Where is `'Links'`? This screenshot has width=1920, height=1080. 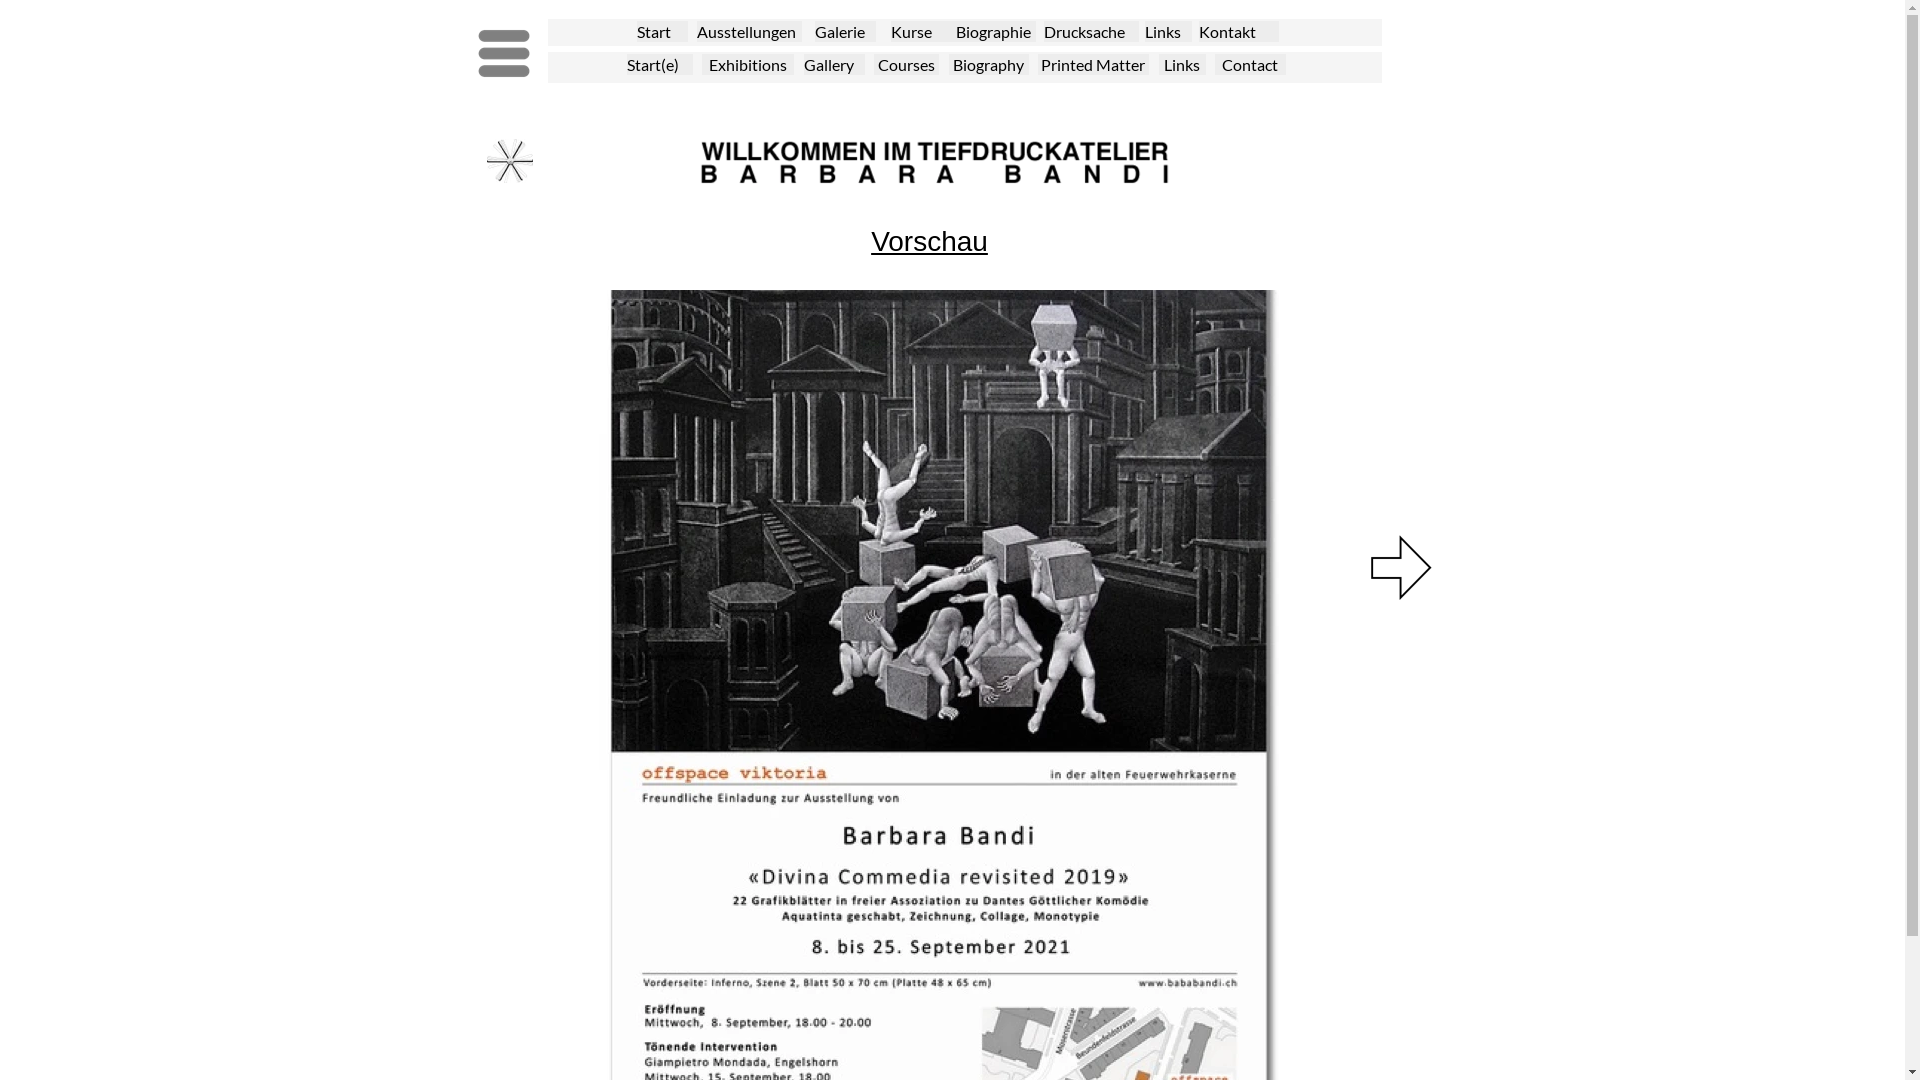
'Links' is located at coordinates (1157, 65).